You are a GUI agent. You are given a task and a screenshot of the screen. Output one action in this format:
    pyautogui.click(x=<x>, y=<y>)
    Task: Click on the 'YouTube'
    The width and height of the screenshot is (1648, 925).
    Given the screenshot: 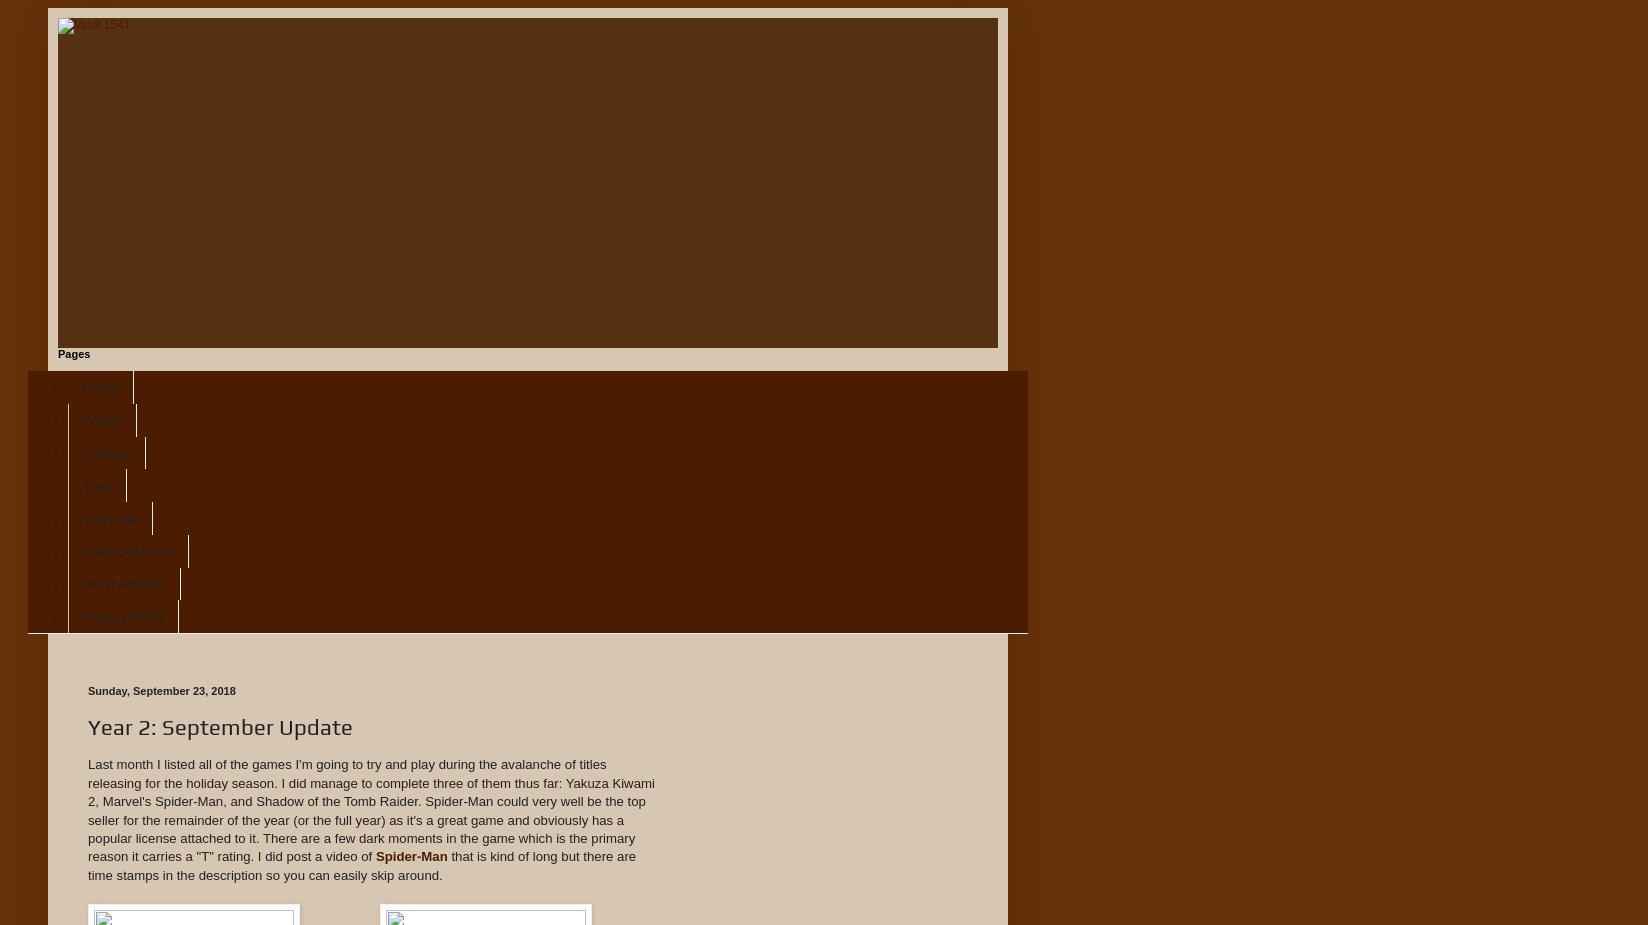 What is the action you would take?
    pyautogui.click(x=110, y=518)
    